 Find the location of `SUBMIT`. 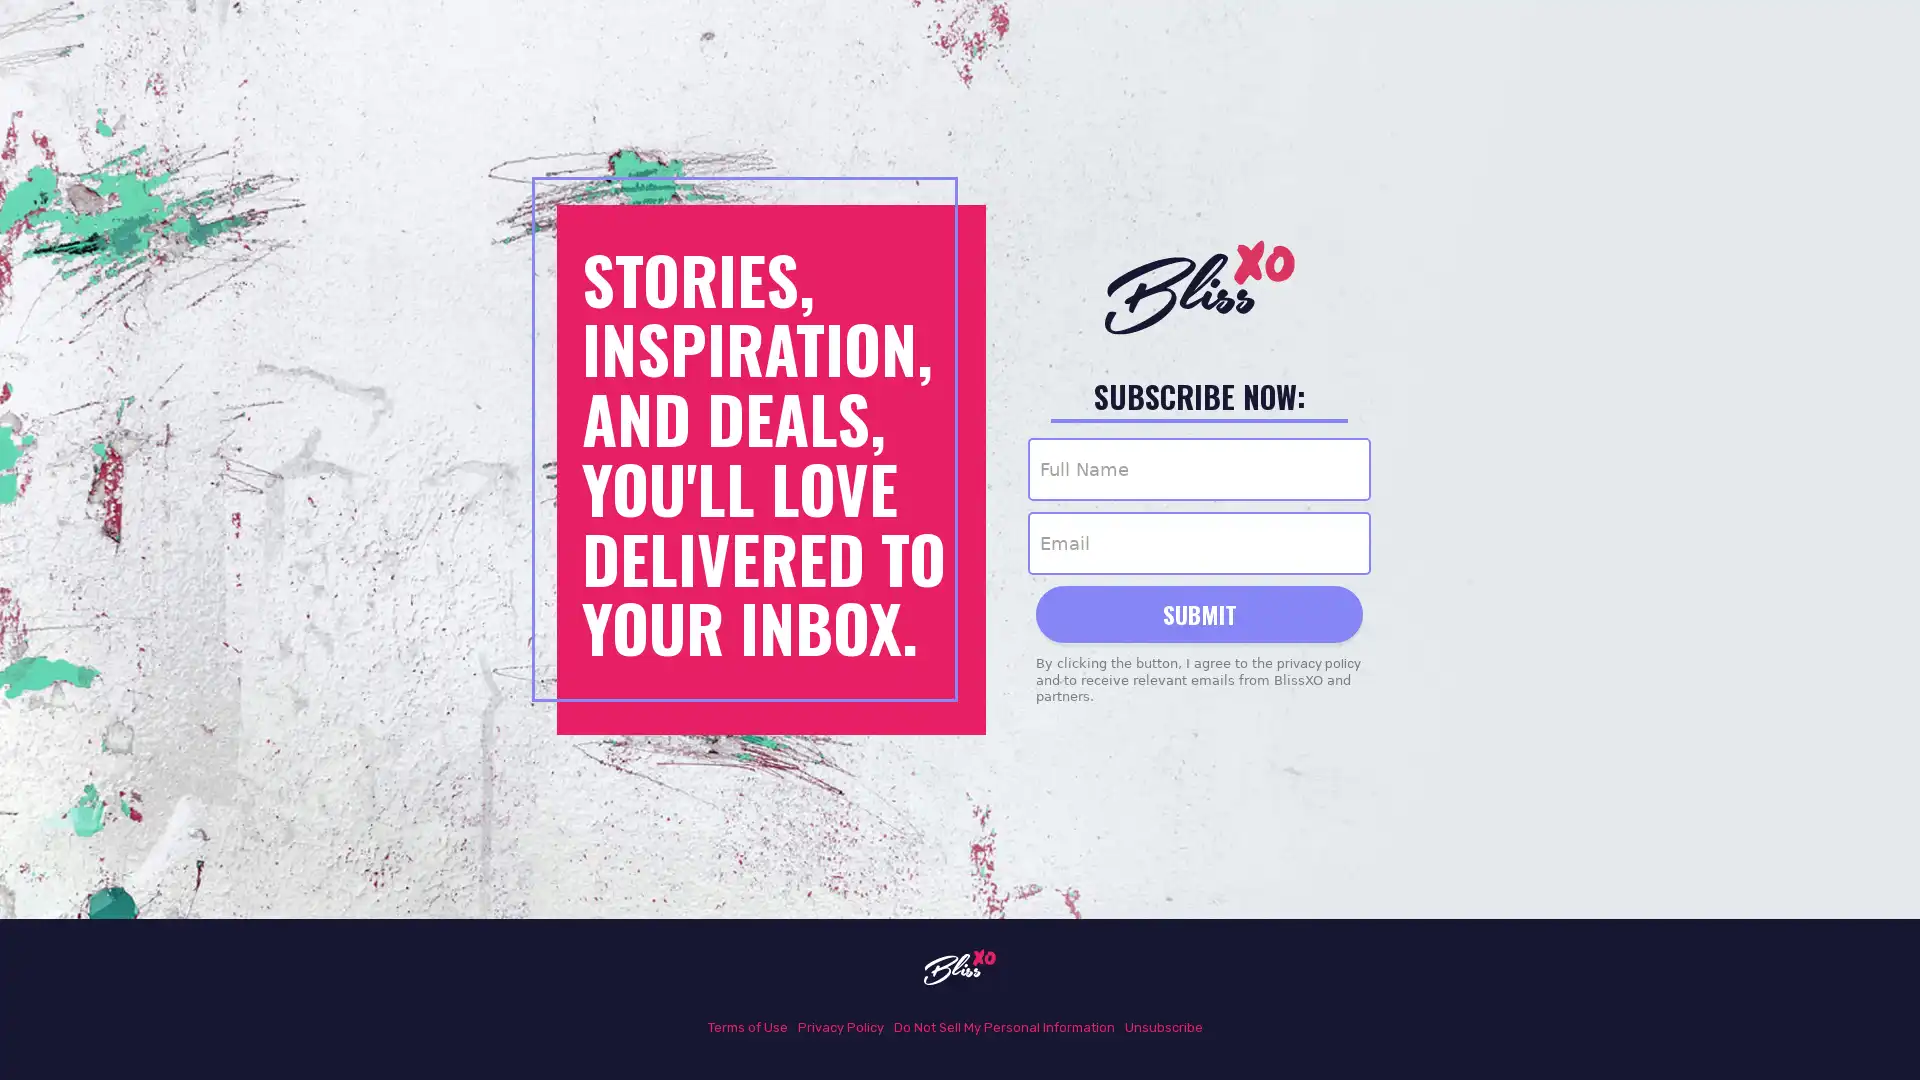

SUBMIT is located at coordinates (1199, 612).